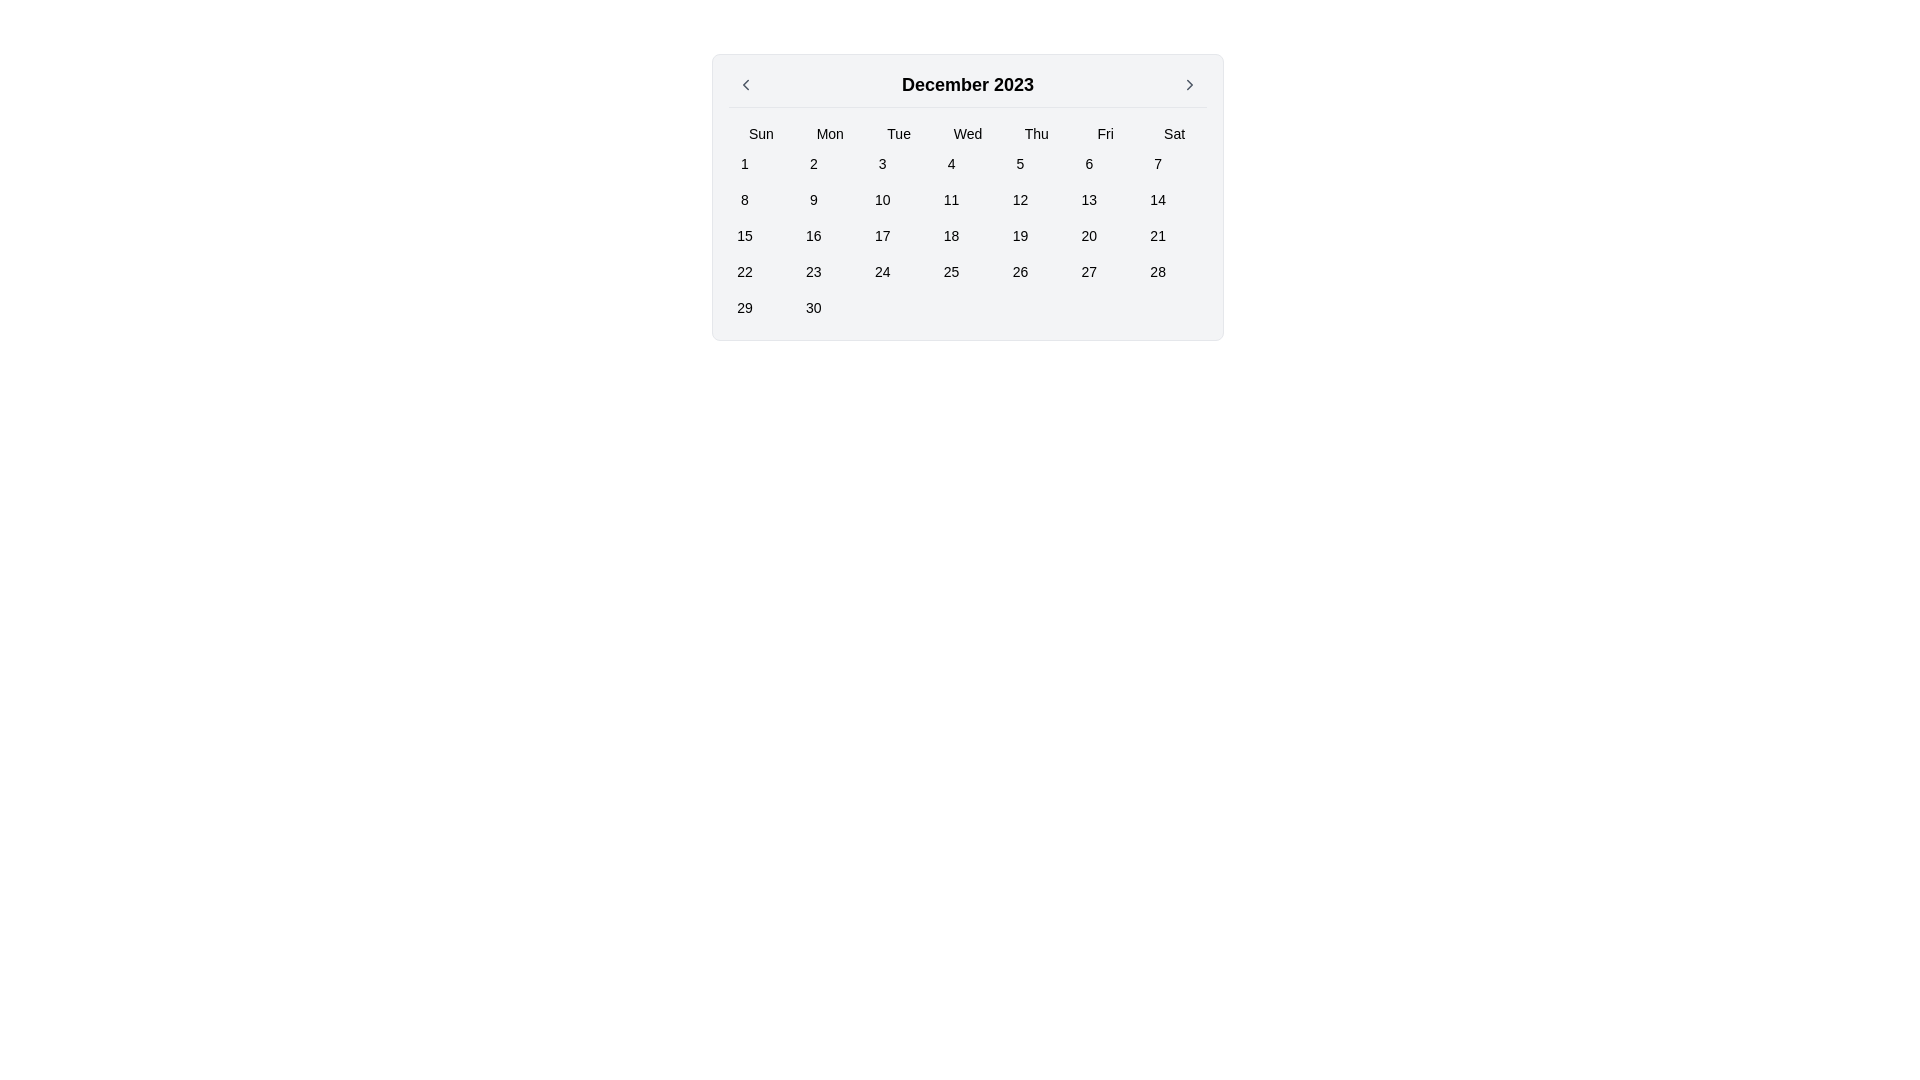  I want to click on the circular button labeled '2' in the December 2023 calendar grid, so click(813, 163).